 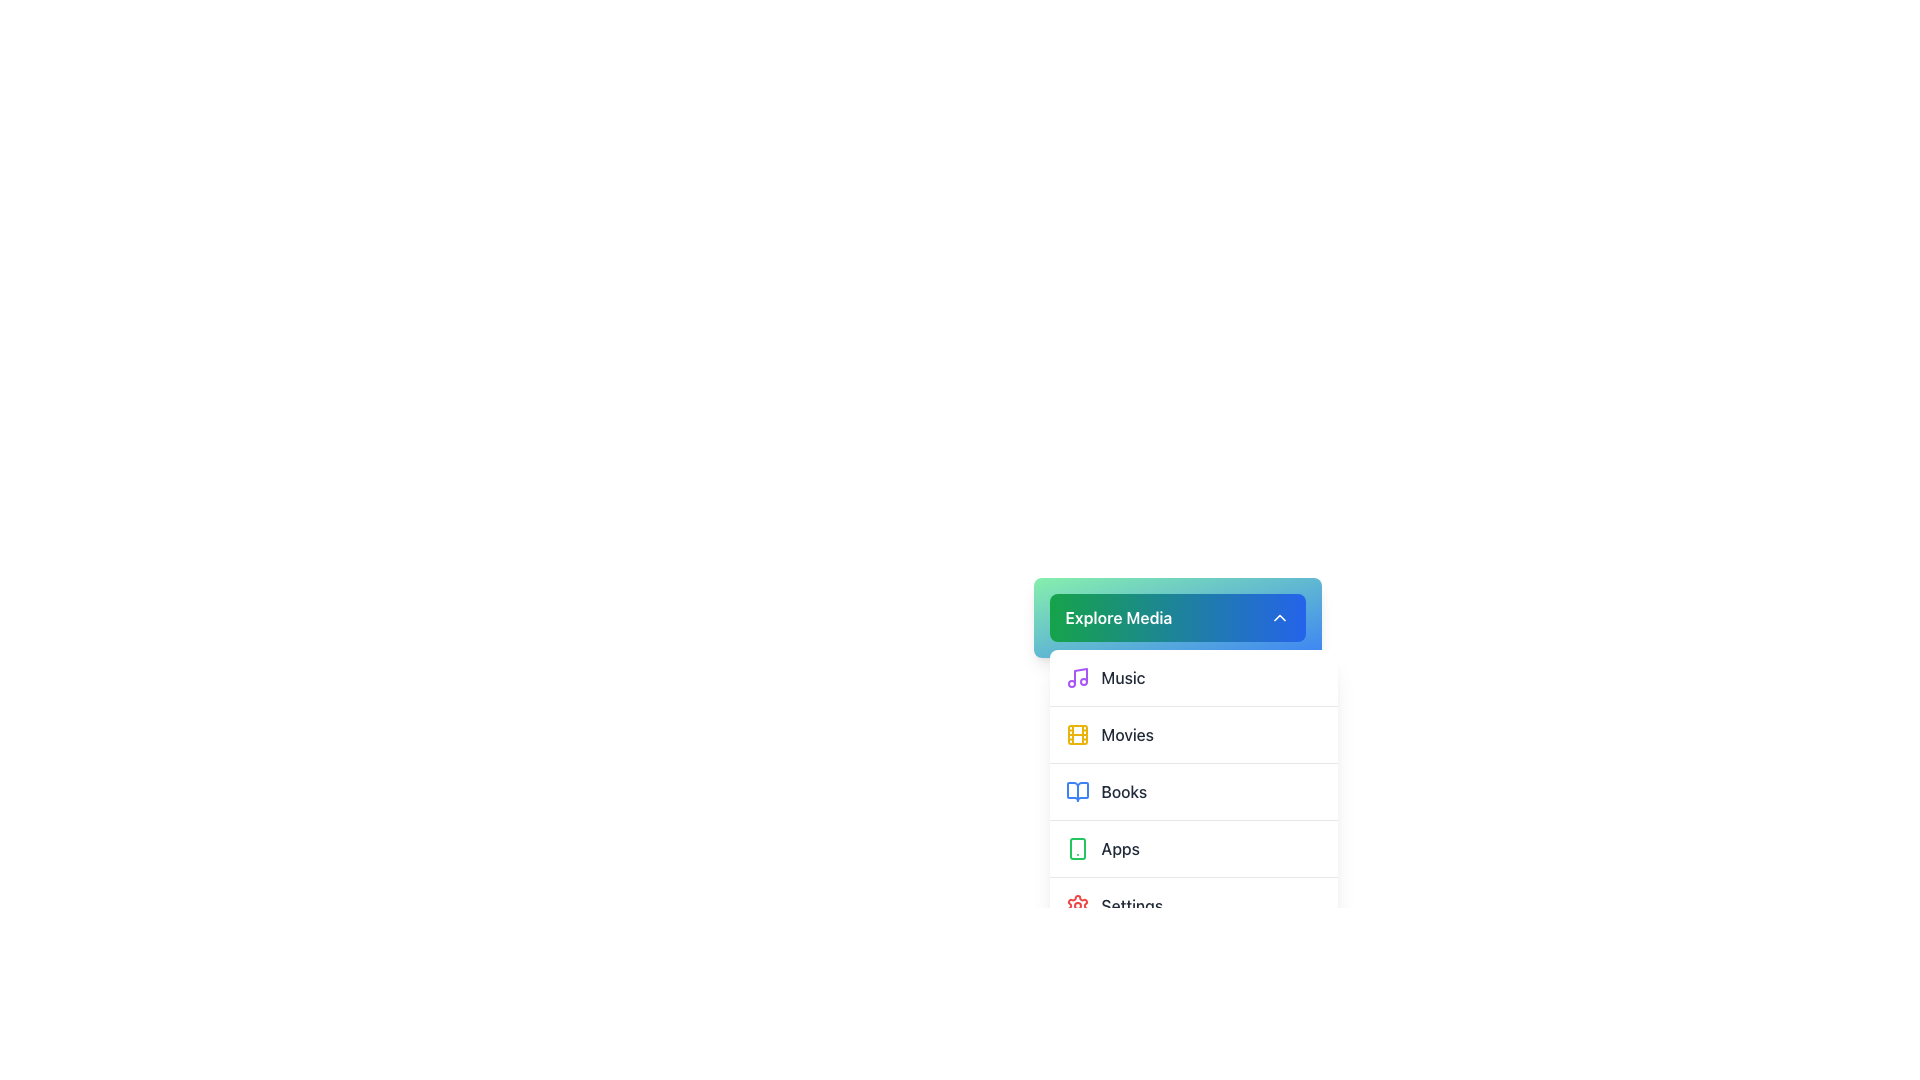 What do you see at coordinates (1076, 790) in the screenshot?
I see `the highly stylized blue gradient icon resembling an open book in the dropdown menu` at bounding box center [1076, 790].